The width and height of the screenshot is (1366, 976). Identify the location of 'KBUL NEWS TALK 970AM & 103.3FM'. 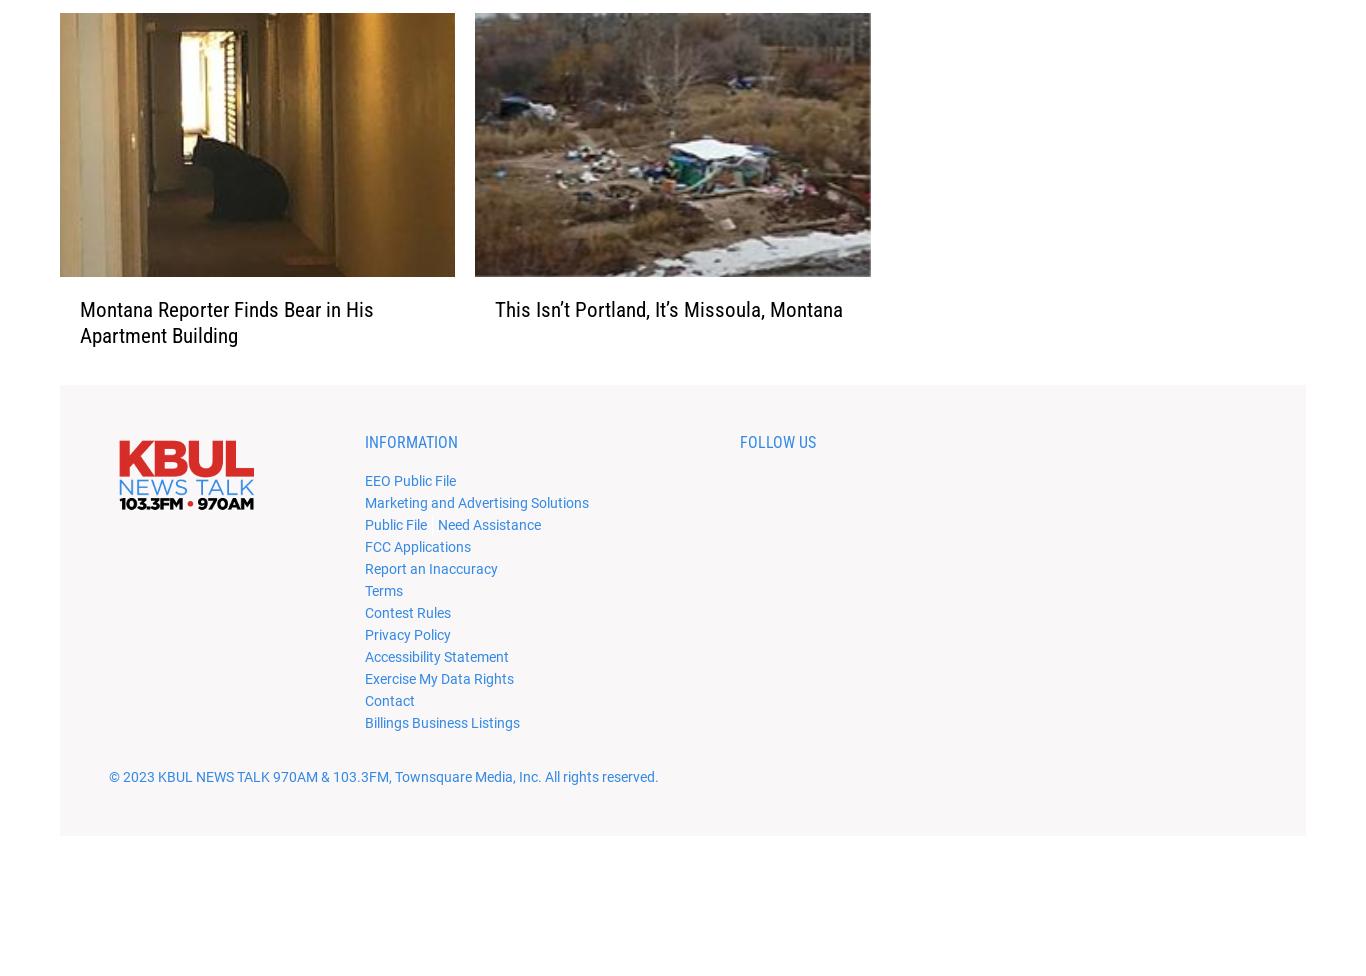
(157, 808).